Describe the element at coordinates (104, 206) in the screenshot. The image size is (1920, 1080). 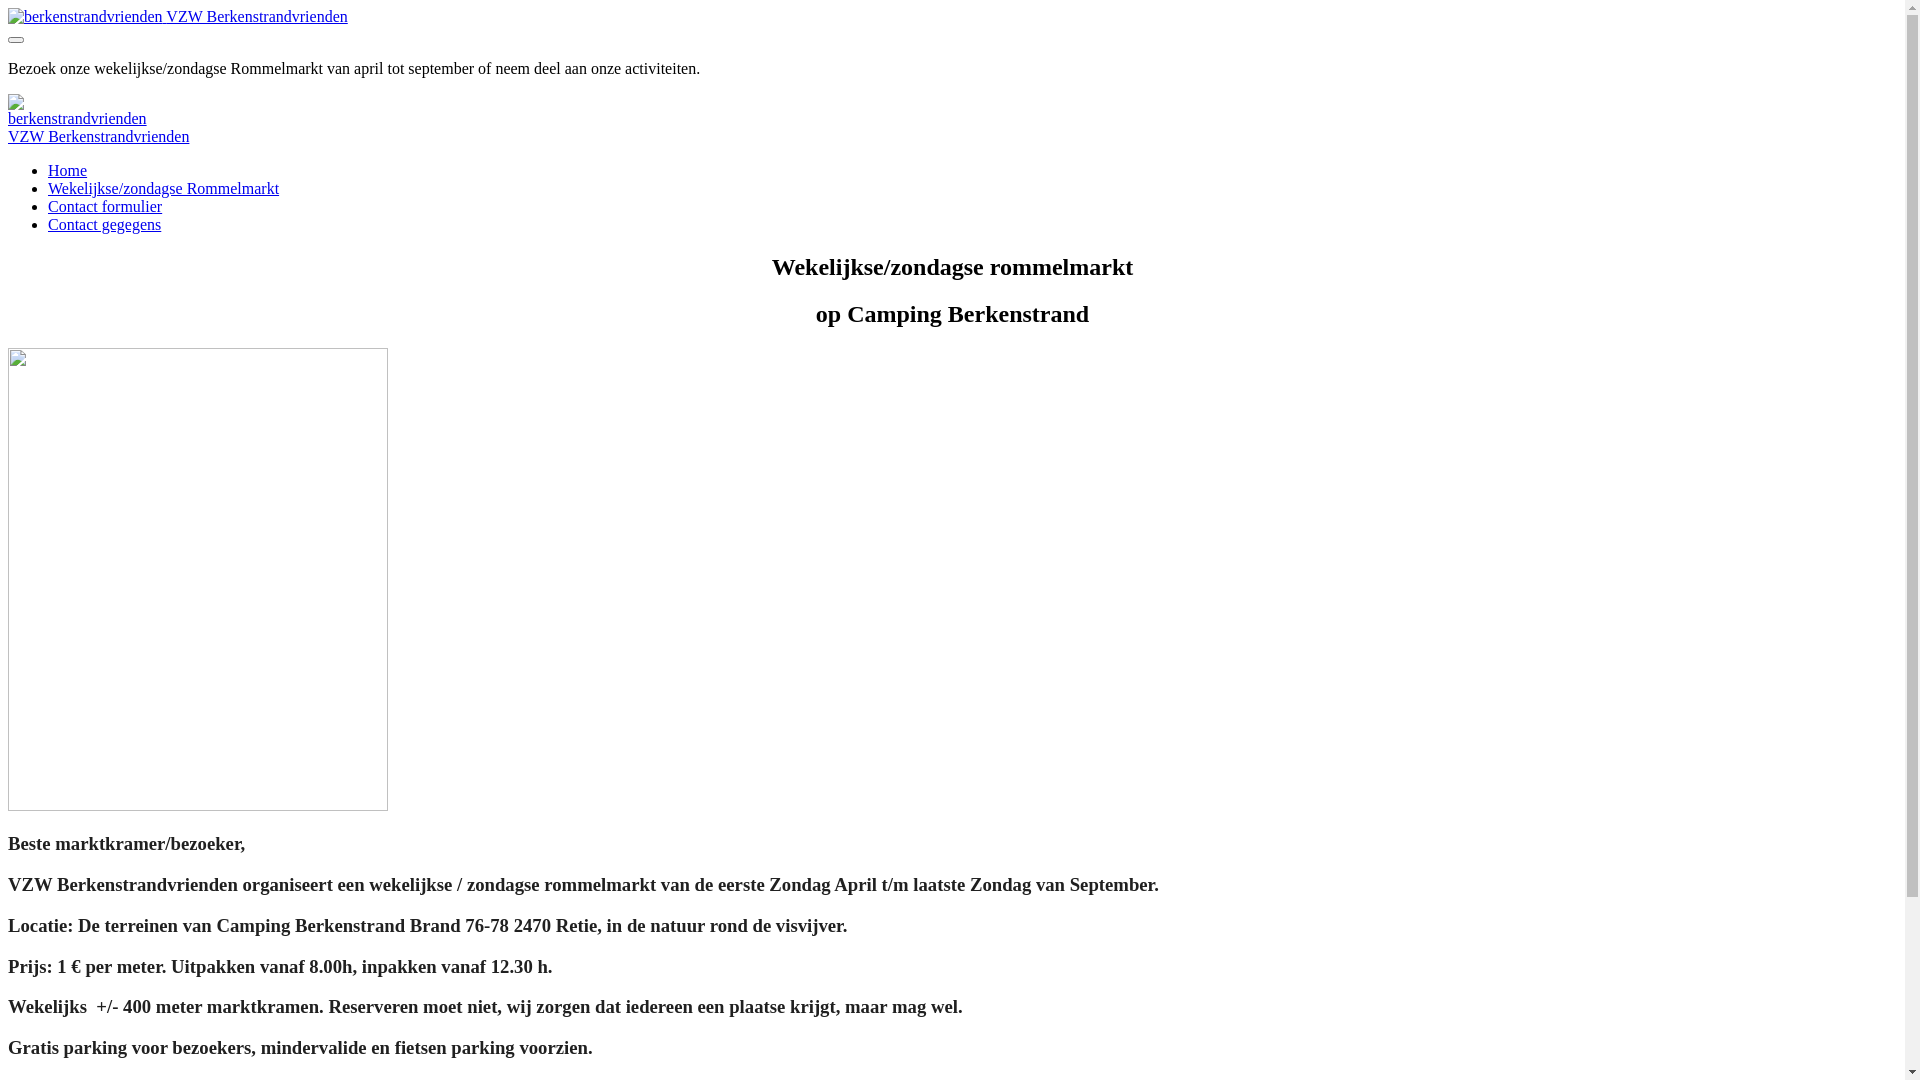
I see `'Contact formulier'` at that location.